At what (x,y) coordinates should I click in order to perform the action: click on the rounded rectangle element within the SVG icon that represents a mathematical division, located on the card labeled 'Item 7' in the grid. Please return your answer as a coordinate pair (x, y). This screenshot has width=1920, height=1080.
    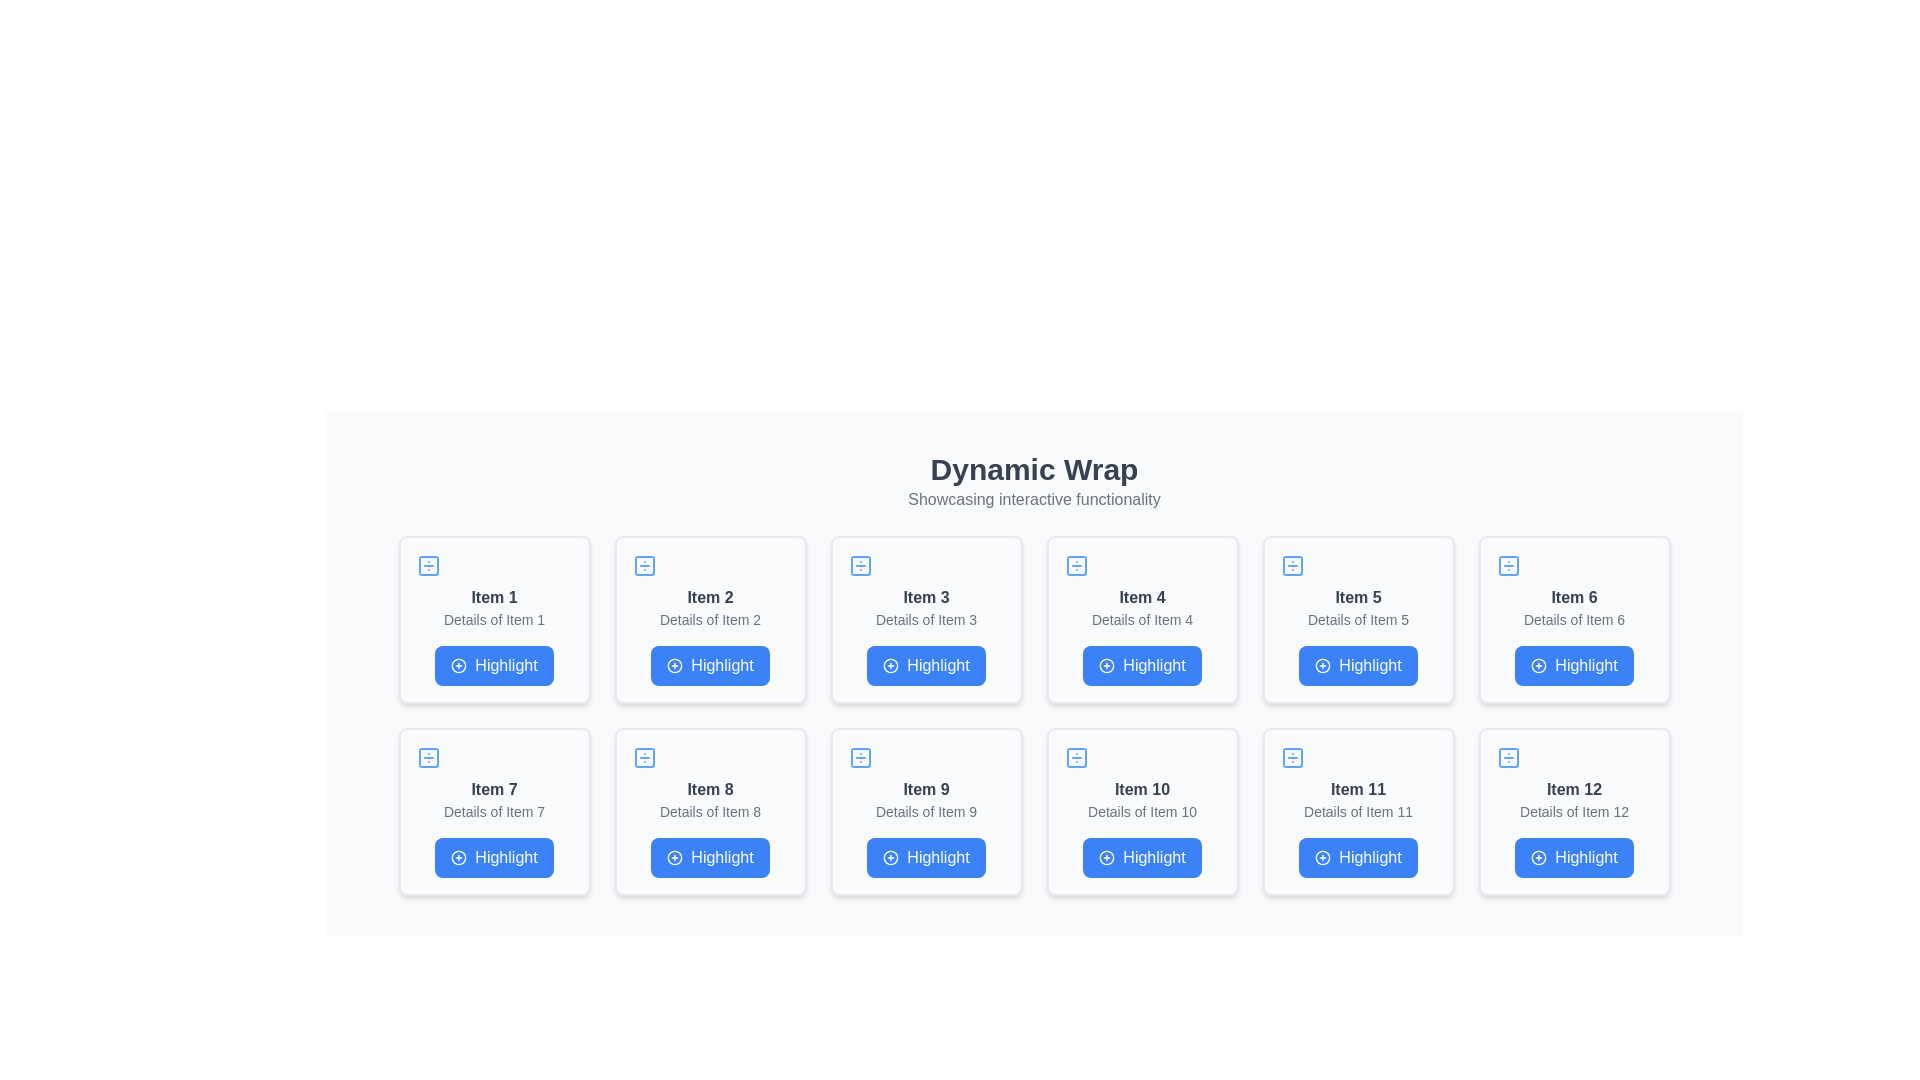
    Looking at the image, I should click on (427, 758).